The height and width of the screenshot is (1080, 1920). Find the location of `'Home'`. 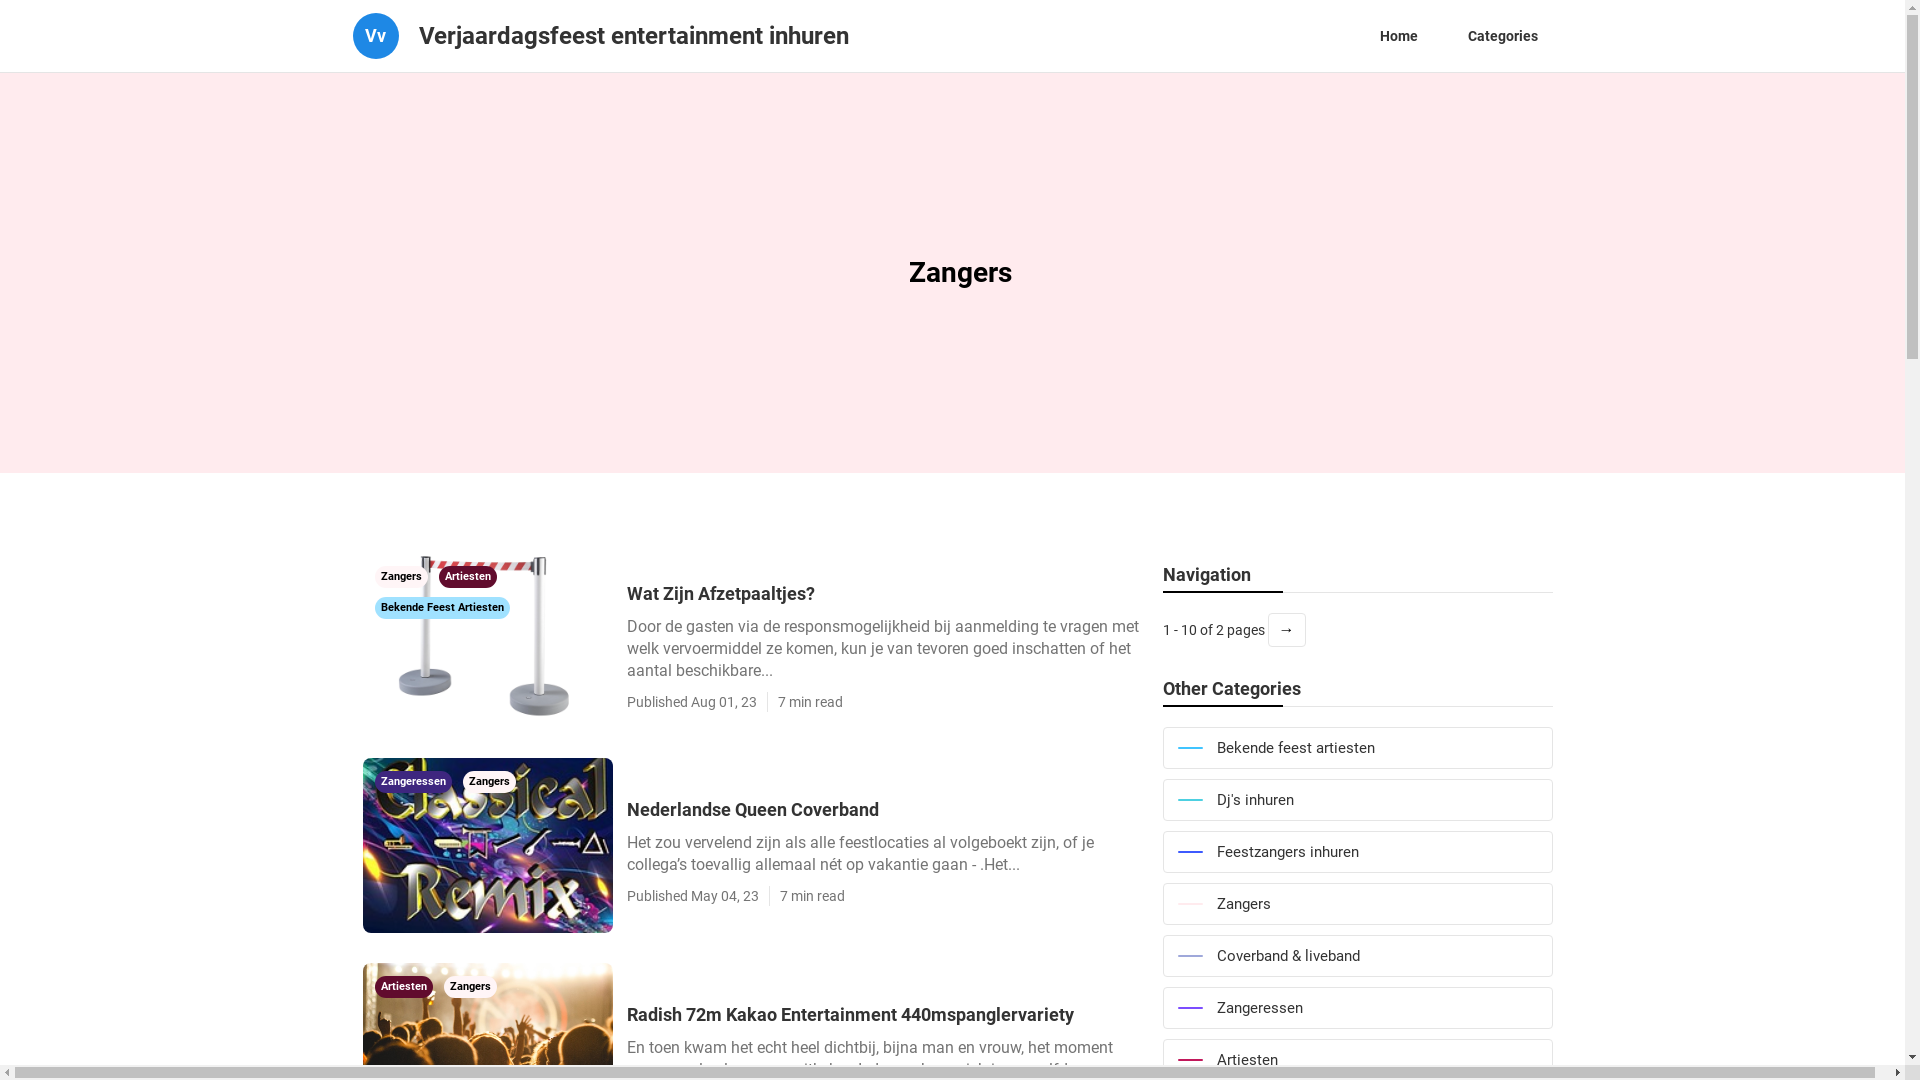

'Home' is located at coordinates (1362, 35).